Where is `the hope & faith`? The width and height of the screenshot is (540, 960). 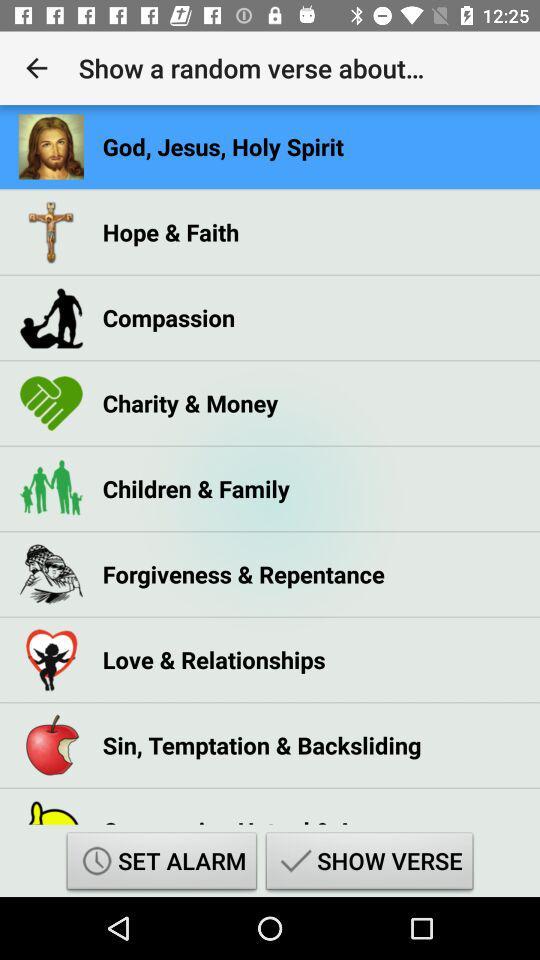 the hope & faith is located at coordinates (171, 232).